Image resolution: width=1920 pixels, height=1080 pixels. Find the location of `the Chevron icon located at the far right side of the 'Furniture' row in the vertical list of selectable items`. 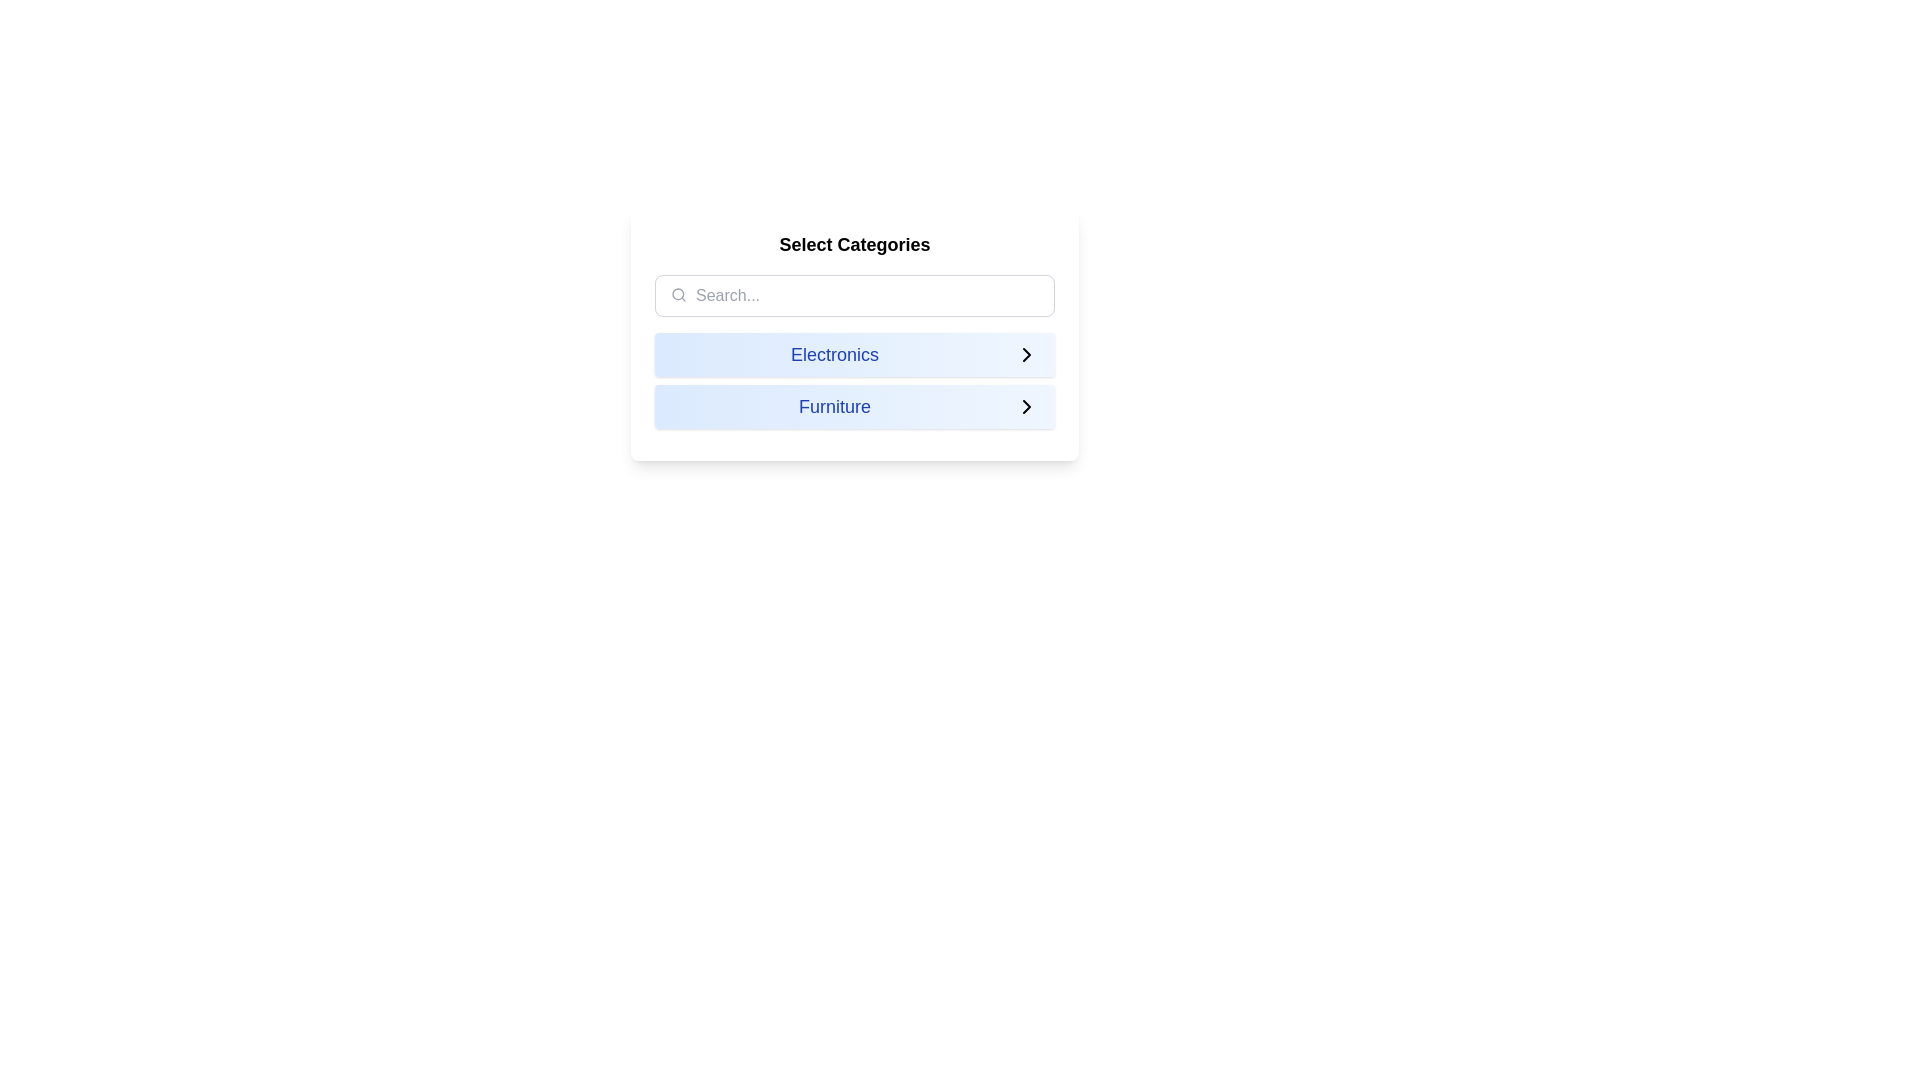

the Chevron icon located at the far right side of the 'Furniture' row in the vertical list of selectable items is located at coordinates (1027, 406).